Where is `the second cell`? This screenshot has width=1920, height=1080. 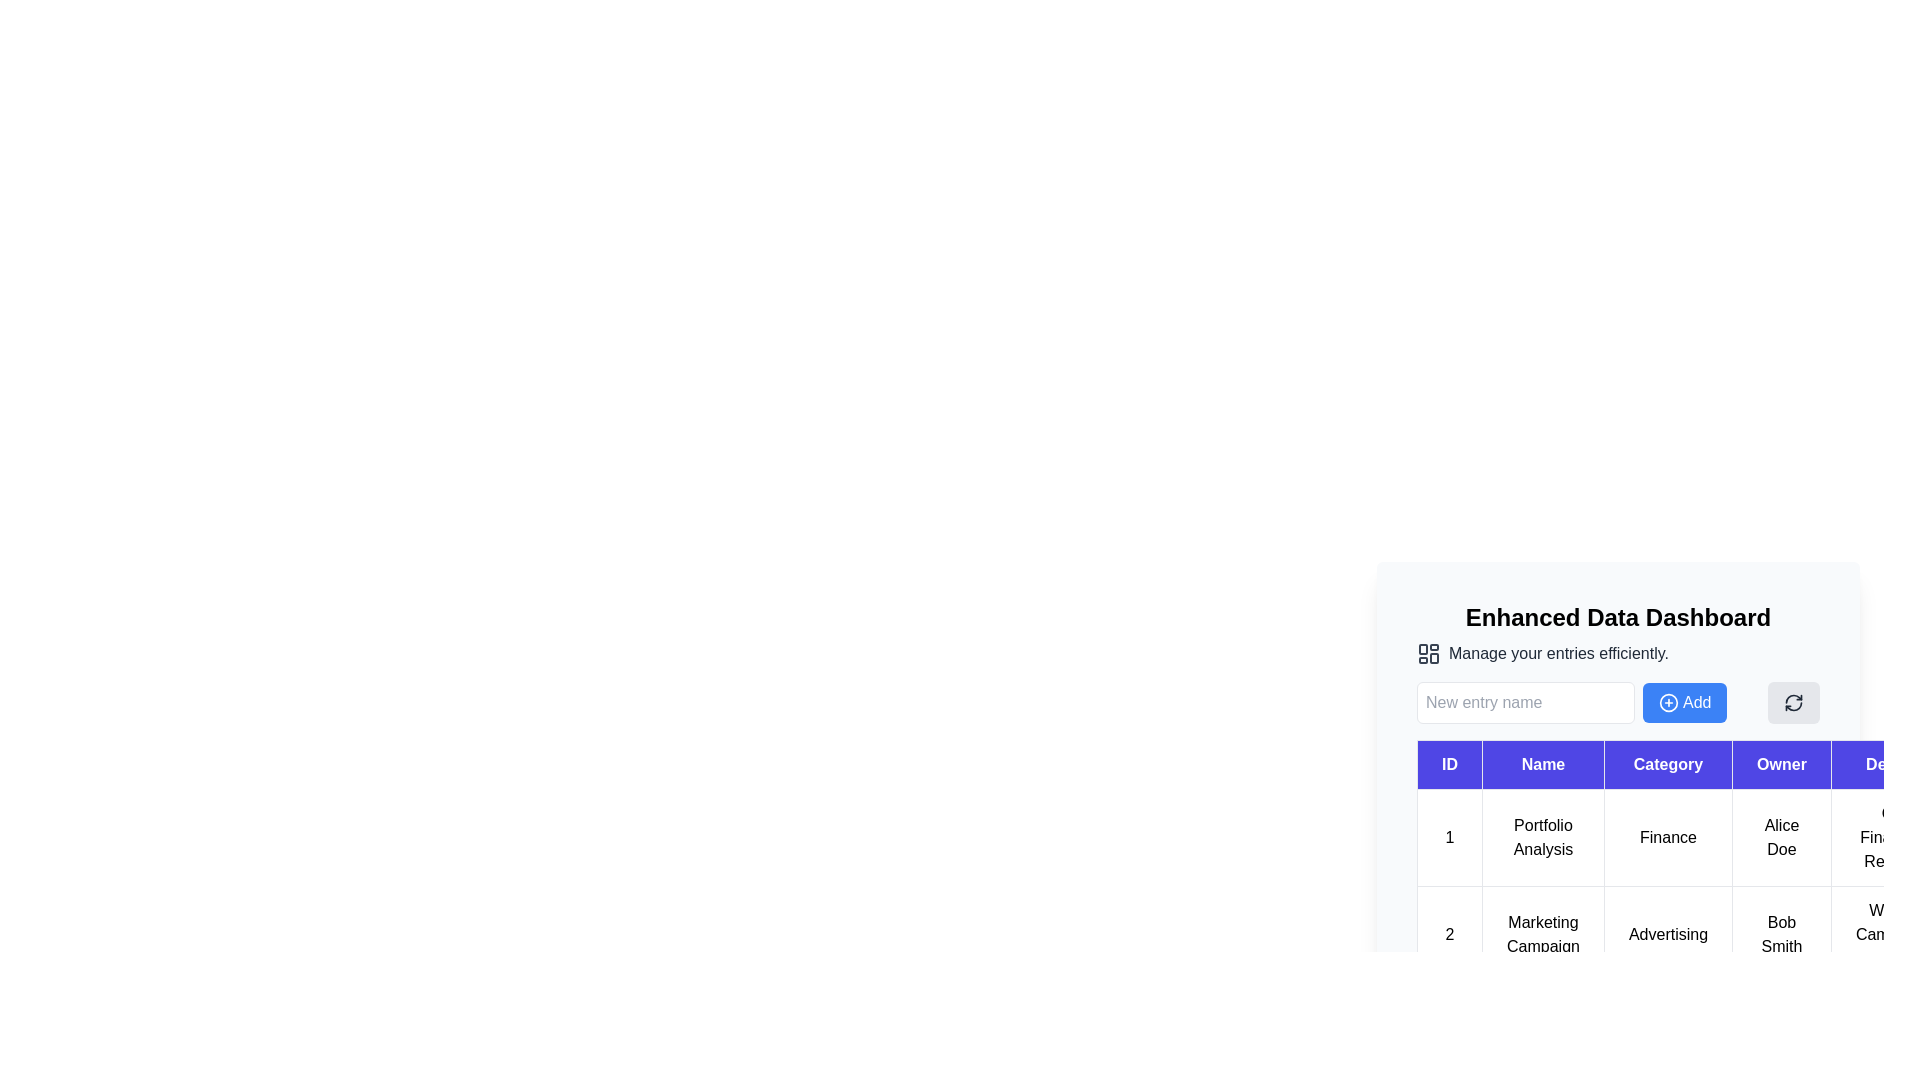
the second cell is located at coordinates (1542, 934).